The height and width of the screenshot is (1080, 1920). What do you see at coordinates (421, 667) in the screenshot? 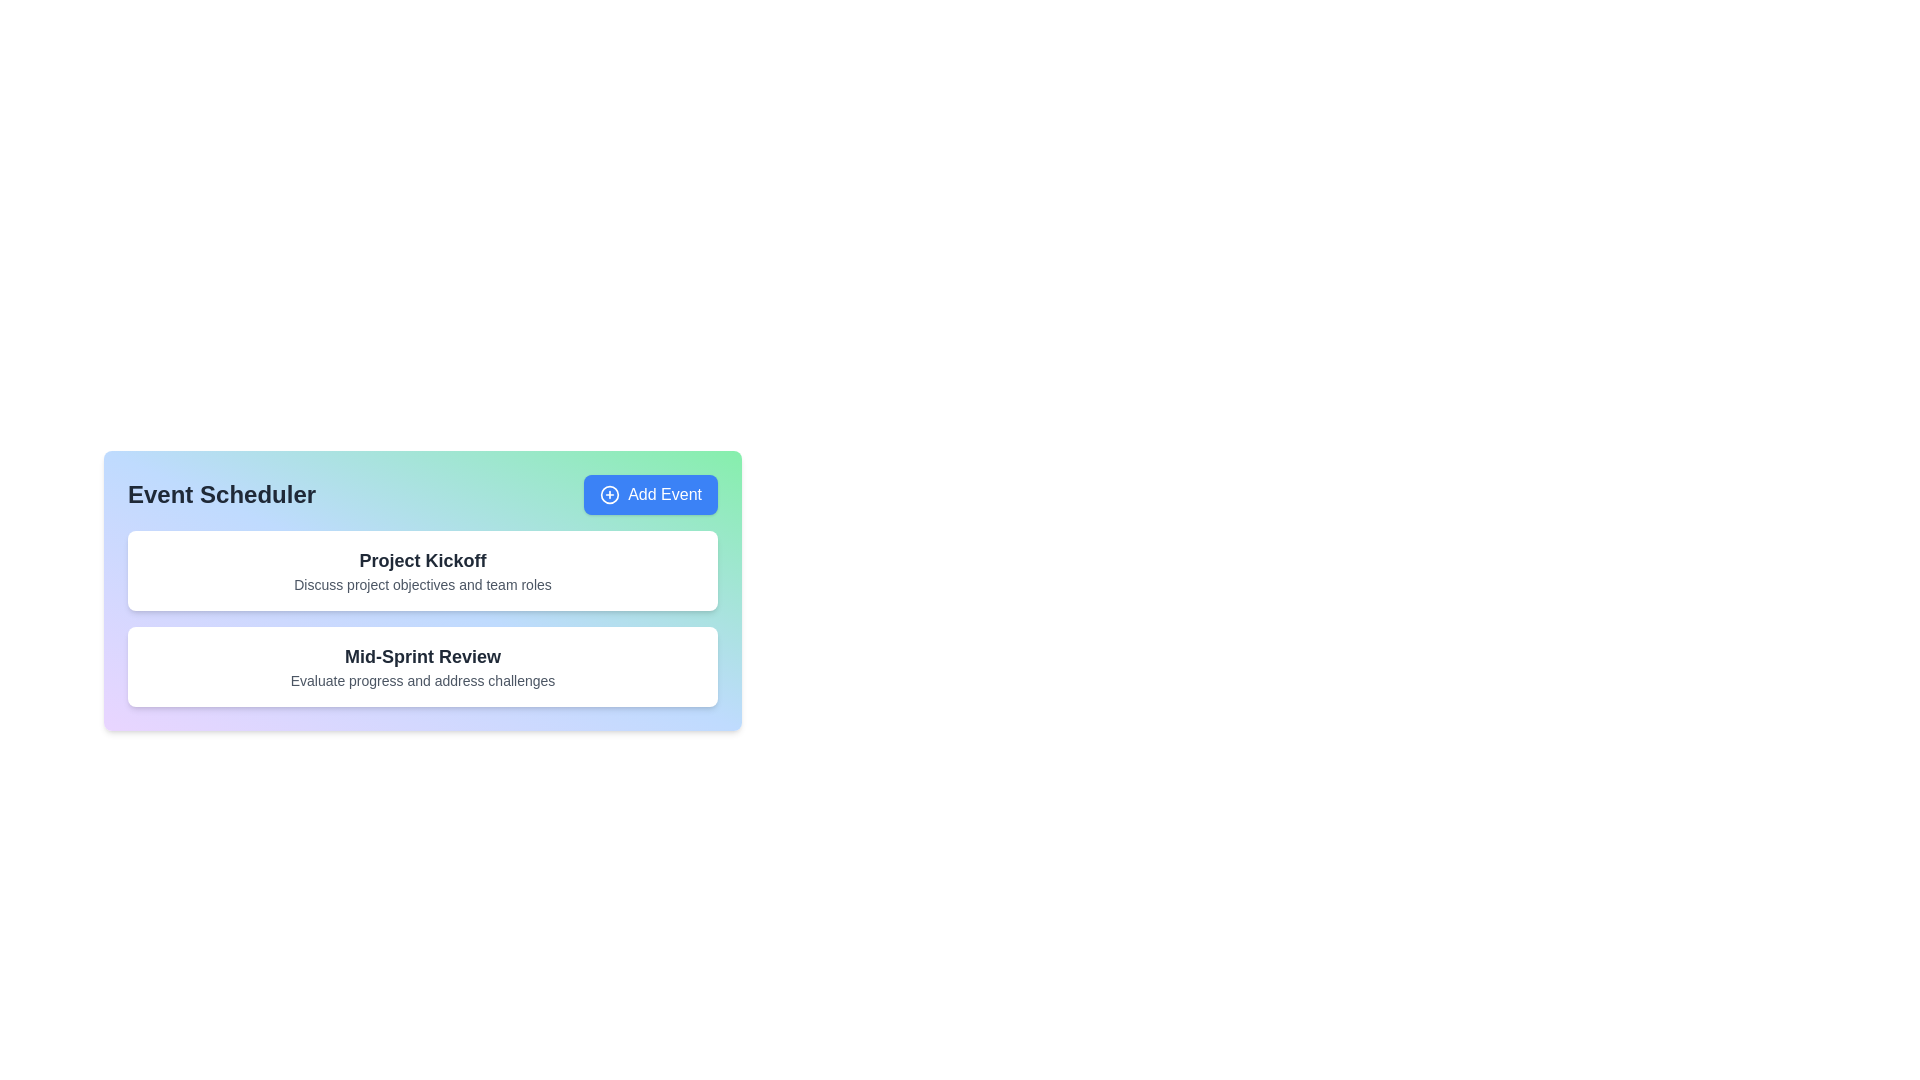
I see `the Information Card for the event titled 'Mid-Sprint Review', which is located below the 'Project Kickoff' element in the 'Event Scheduler' section` at bounding box center [421, 667].